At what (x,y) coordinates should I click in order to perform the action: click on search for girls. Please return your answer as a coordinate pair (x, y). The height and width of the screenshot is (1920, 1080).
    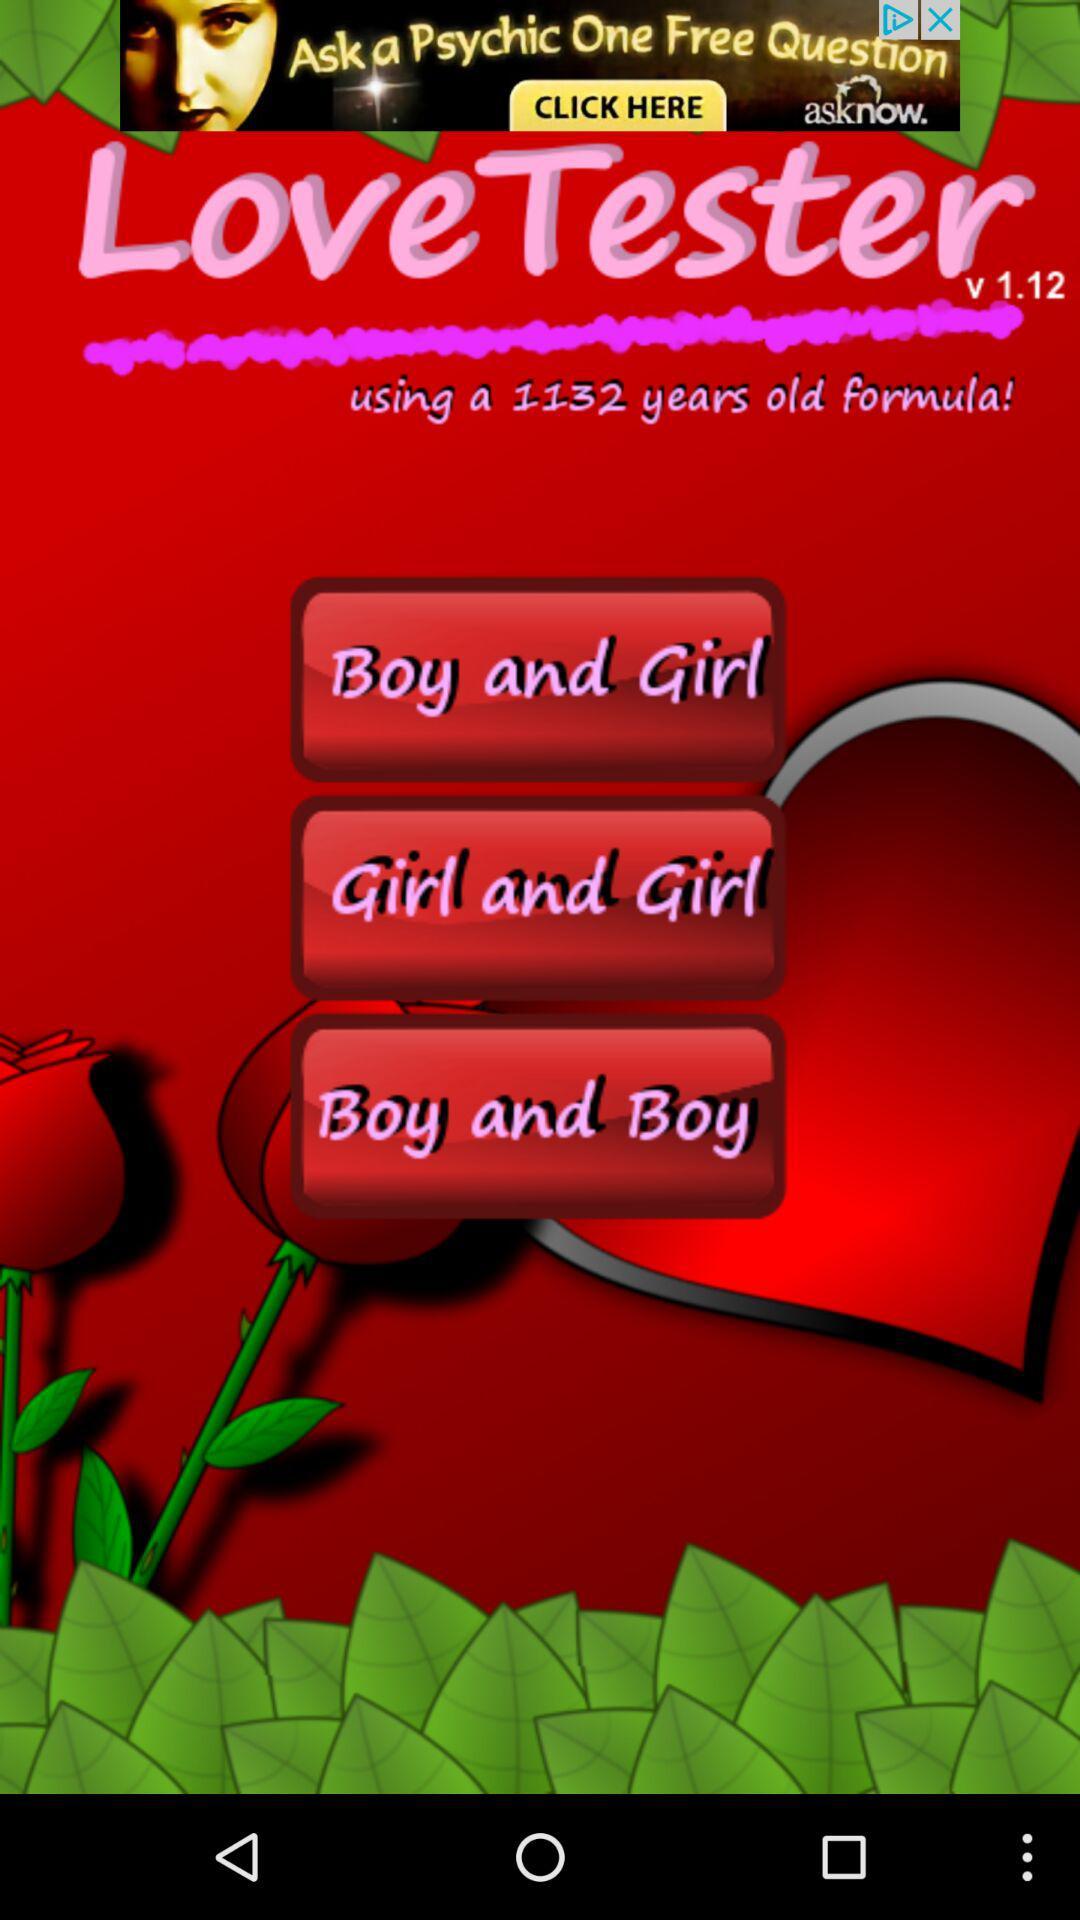
    Looking at the image, I should click on (540, 895).